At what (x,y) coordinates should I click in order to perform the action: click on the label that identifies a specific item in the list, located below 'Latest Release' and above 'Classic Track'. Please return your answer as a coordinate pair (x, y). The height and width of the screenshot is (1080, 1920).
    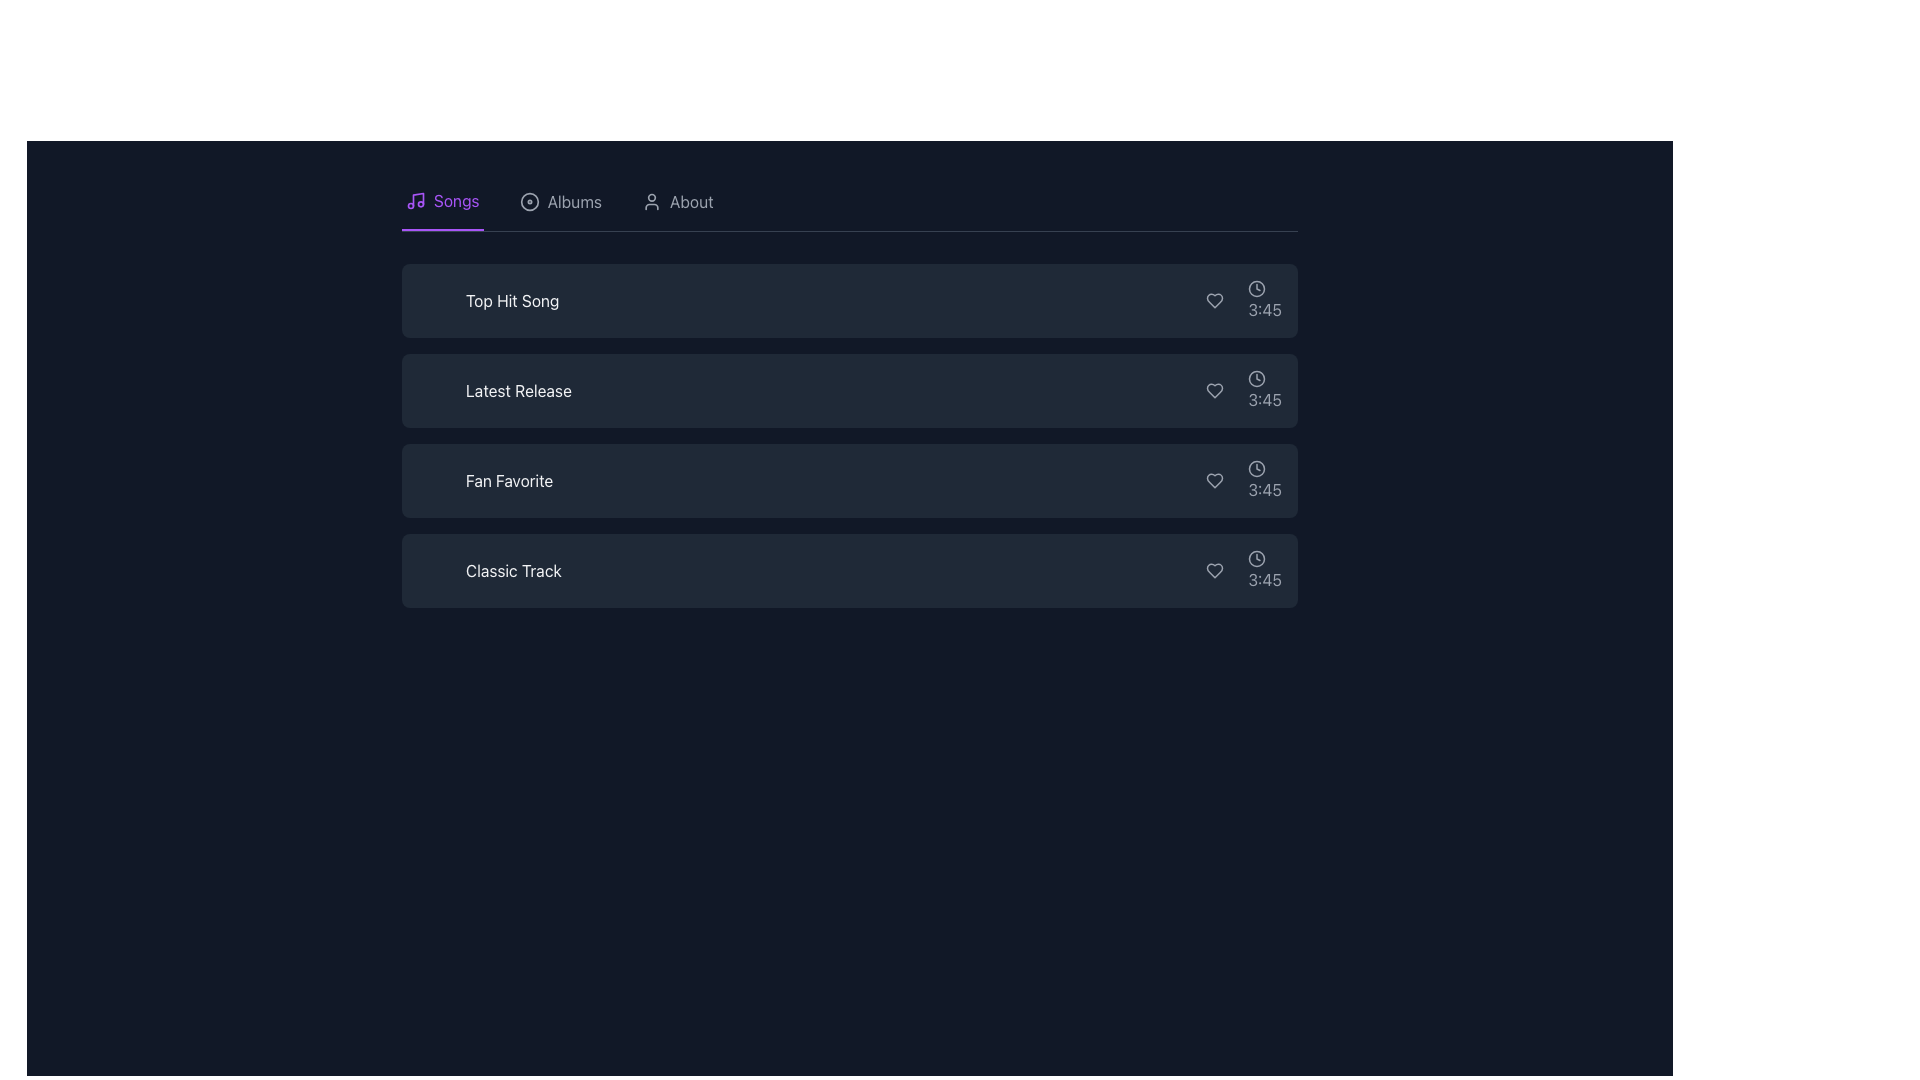
    Looking at the image, I should click on (509, 481).